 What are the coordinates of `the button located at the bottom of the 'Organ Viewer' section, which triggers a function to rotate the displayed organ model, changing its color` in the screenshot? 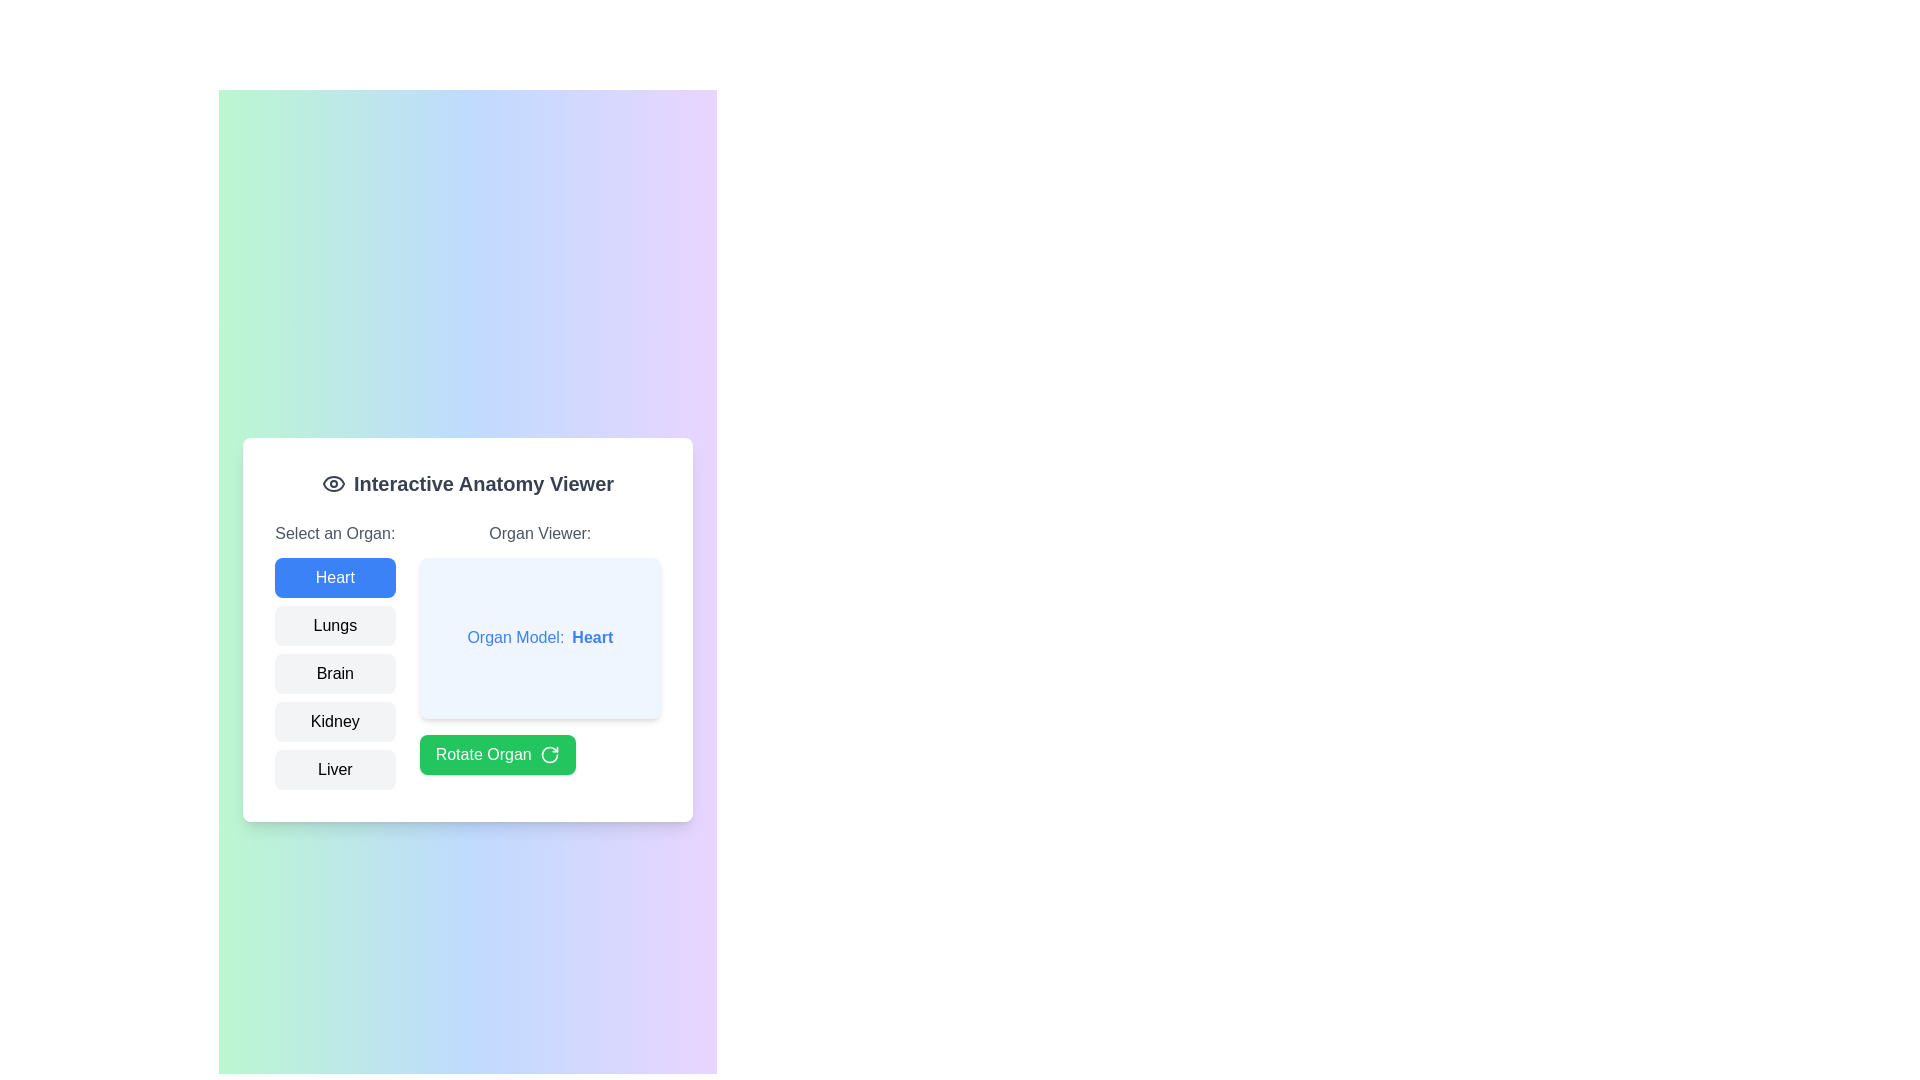 It's located at (497, 754).